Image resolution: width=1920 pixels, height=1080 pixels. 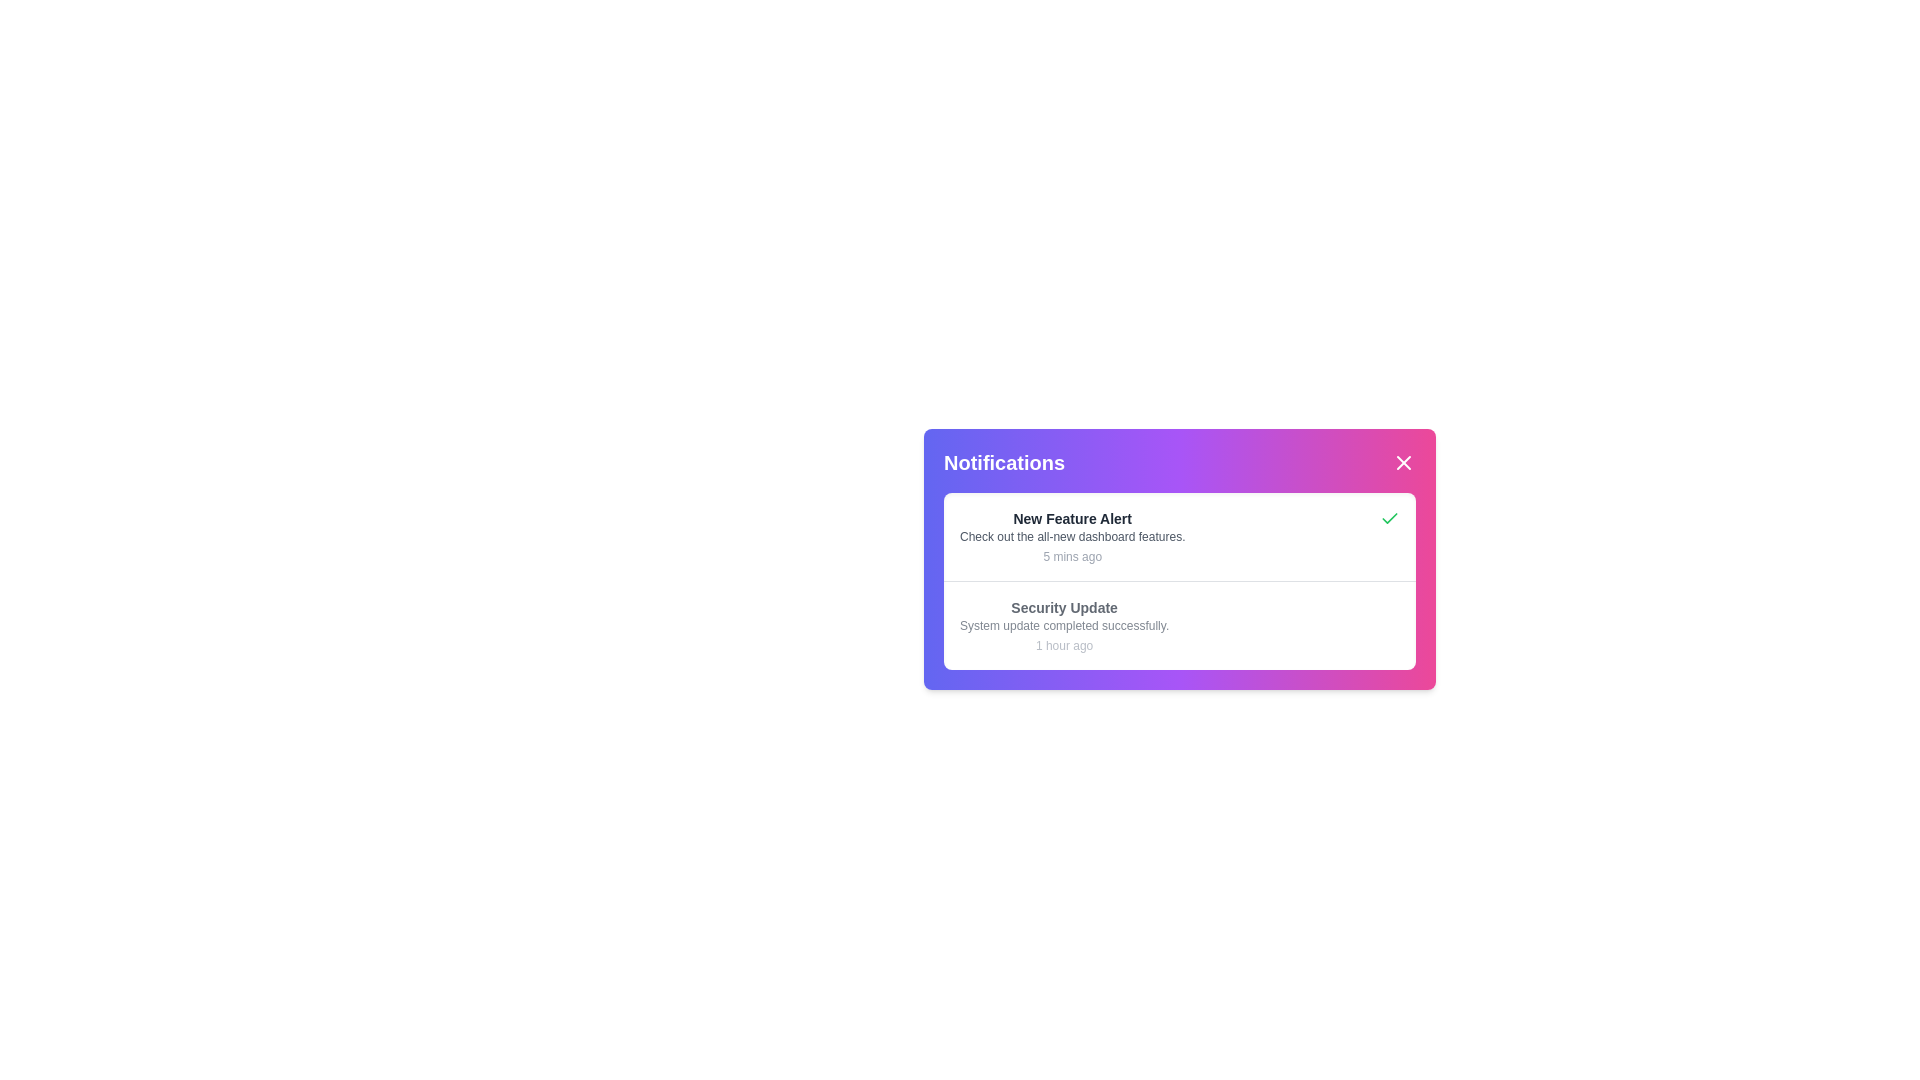 I want to click on the 'New Feature Alert' notification in the Notification Card, which is styled with a gradient background and contains distinct entries for notifications, so click(x=1180, y=559).